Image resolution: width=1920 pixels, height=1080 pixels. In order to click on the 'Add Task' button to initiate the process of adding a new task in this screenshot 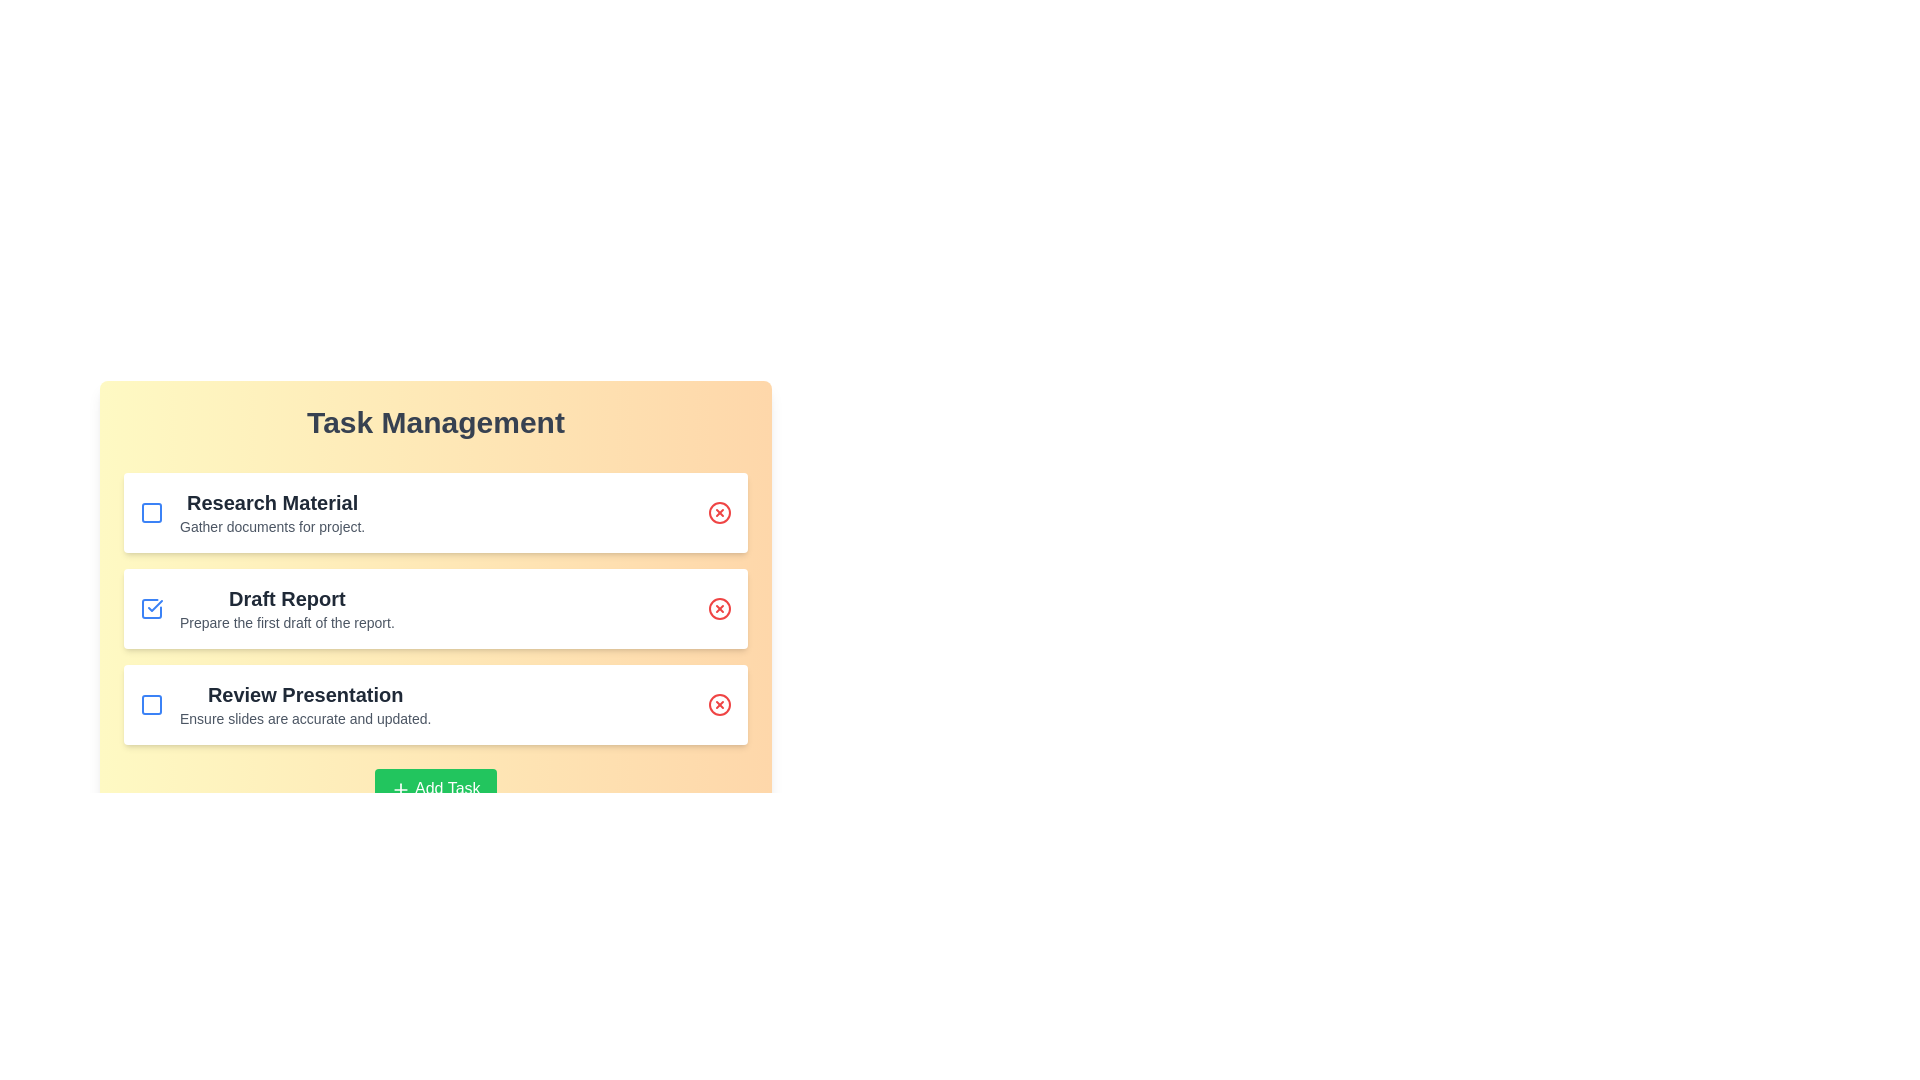, I will do `click(435, 788)`.